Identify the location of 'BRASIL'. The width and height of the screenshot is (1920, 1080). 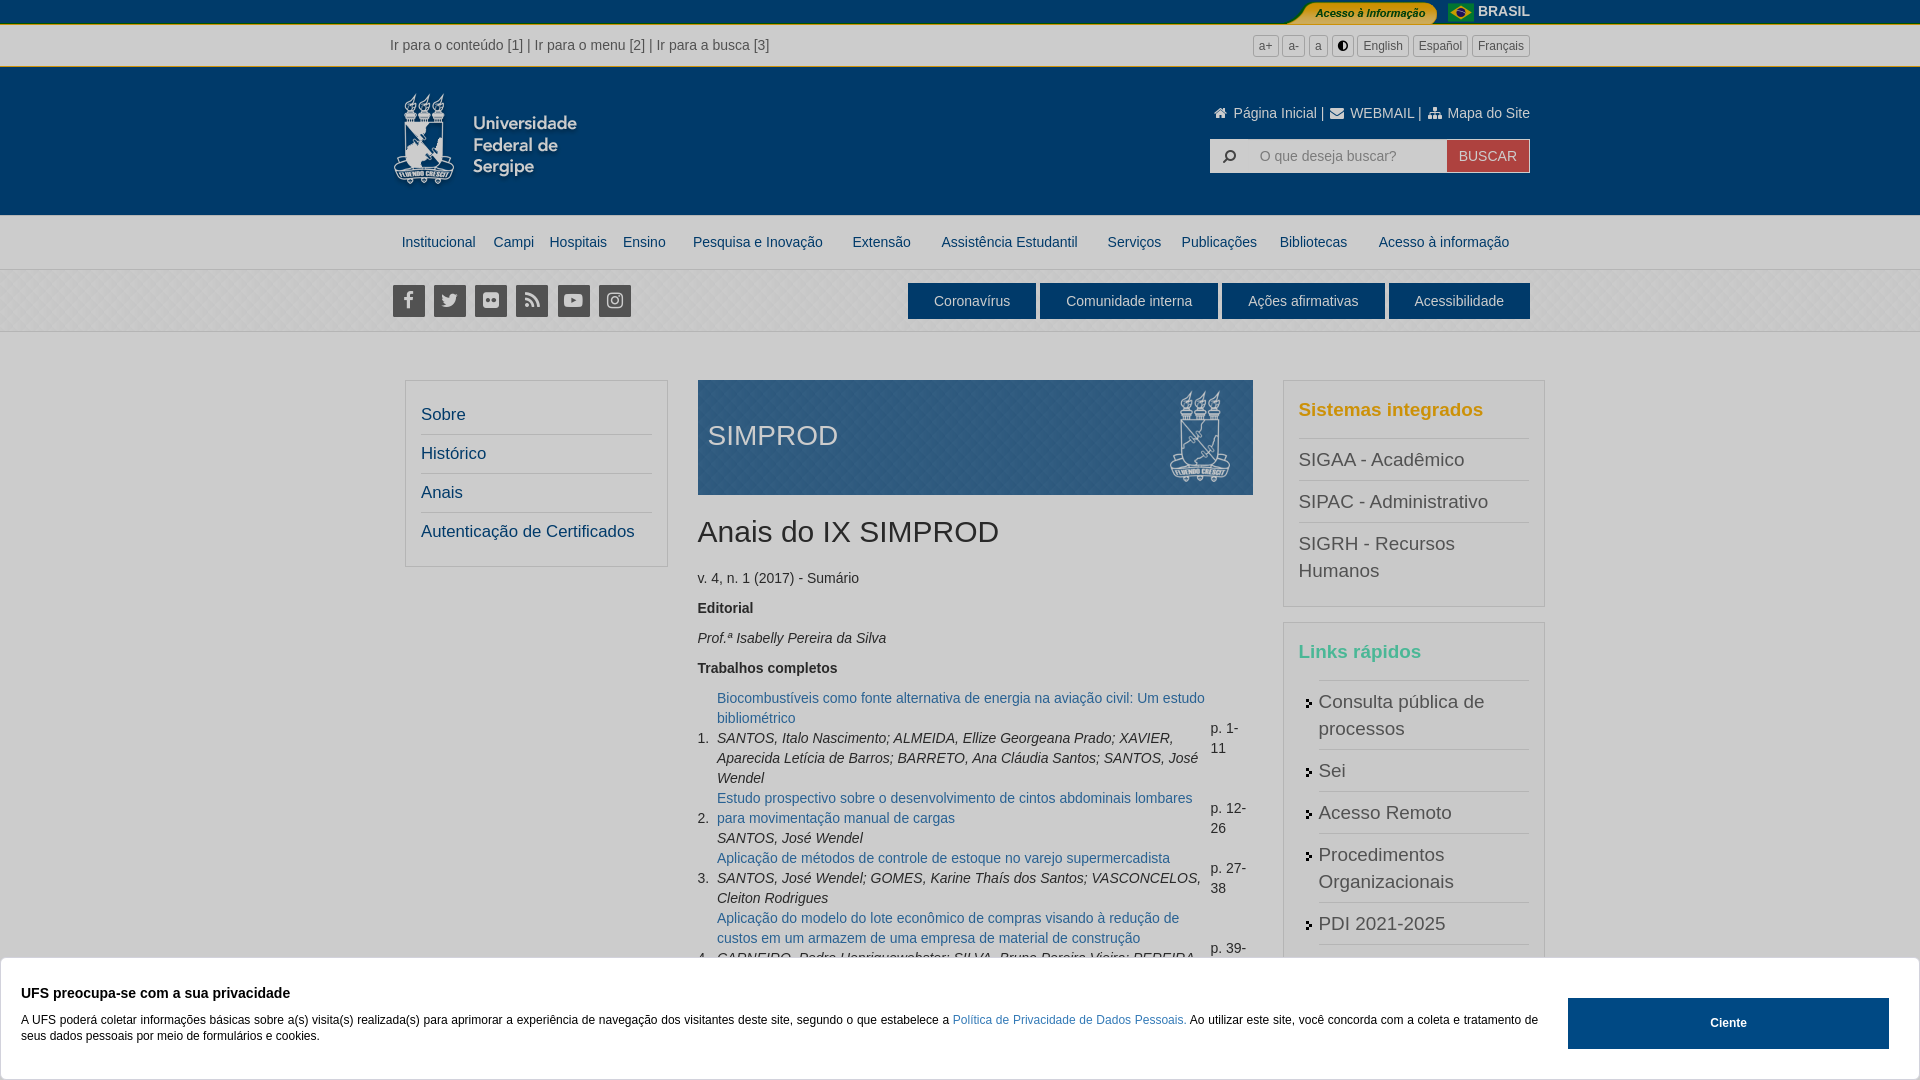
(1503, 11).